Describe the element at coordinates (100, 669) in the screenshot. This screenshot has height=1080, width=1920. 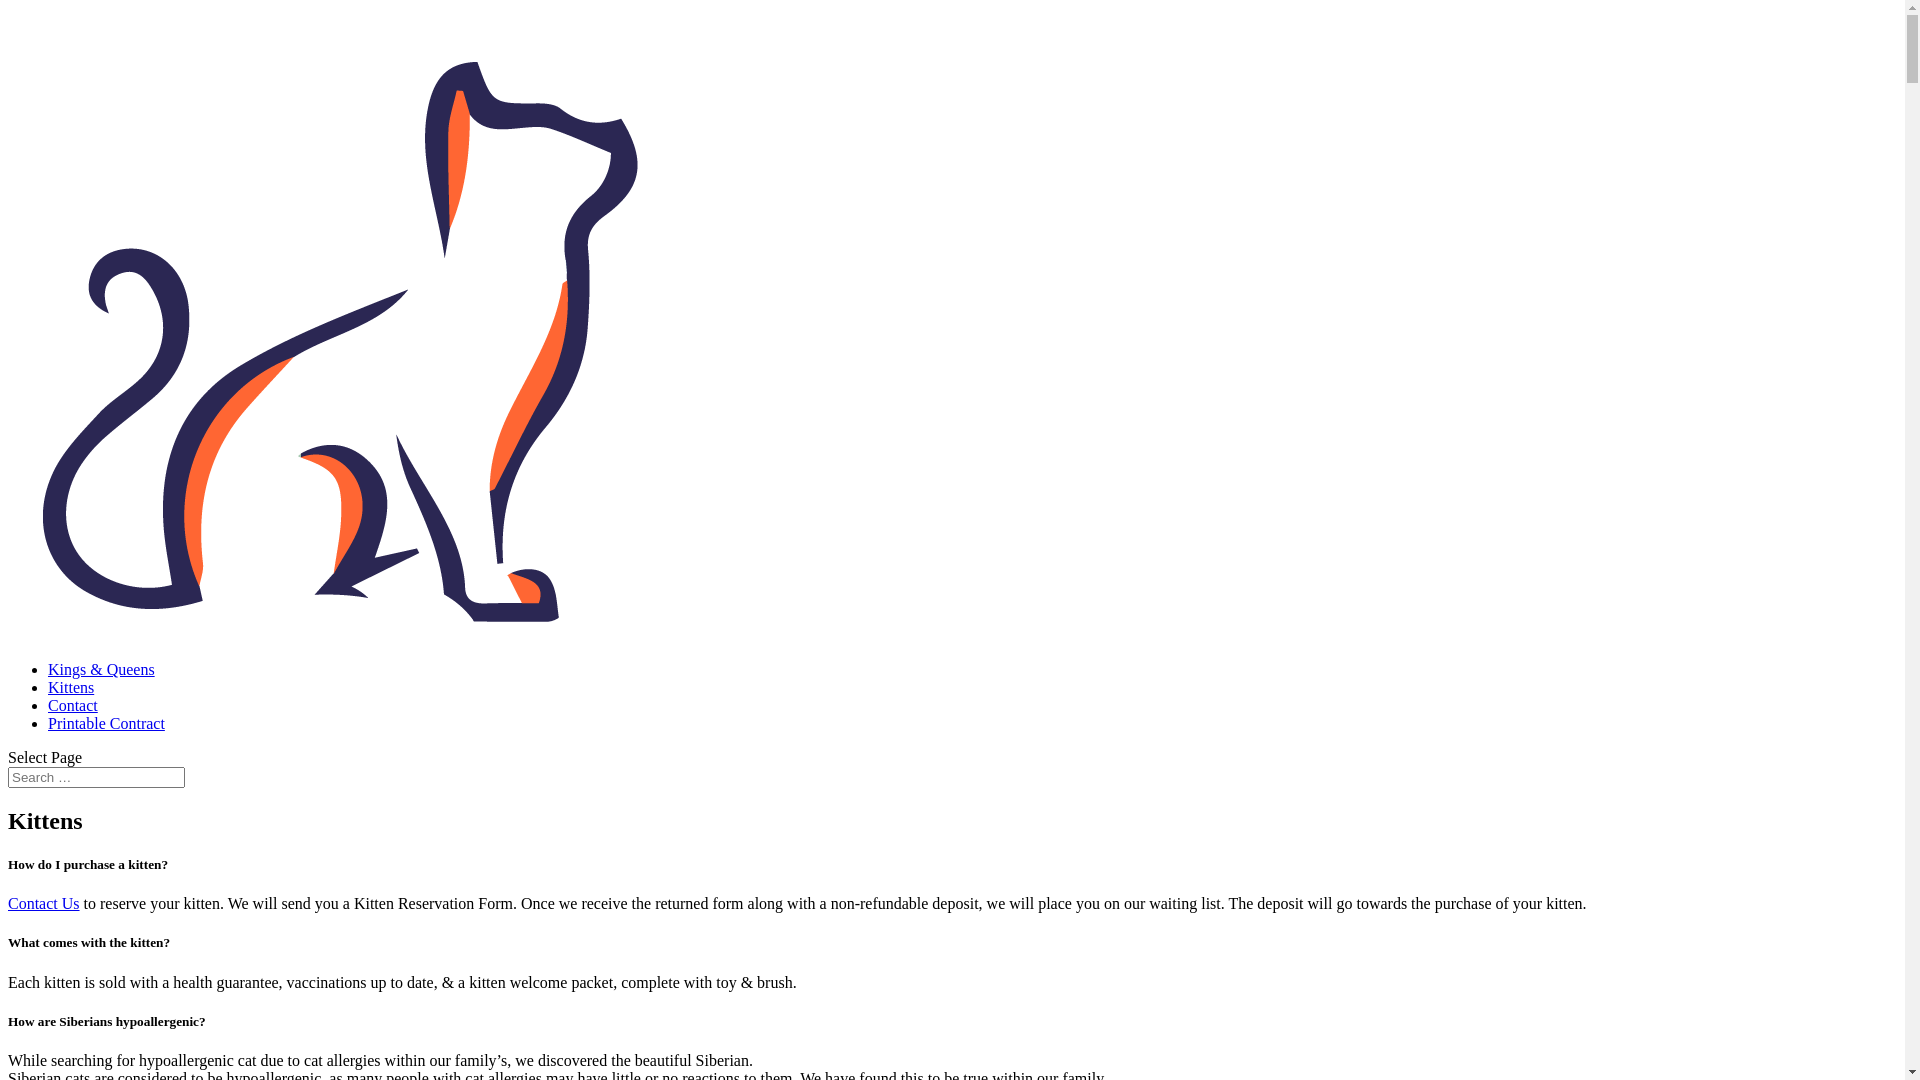
I see `'Kings & Queens'` at that location.